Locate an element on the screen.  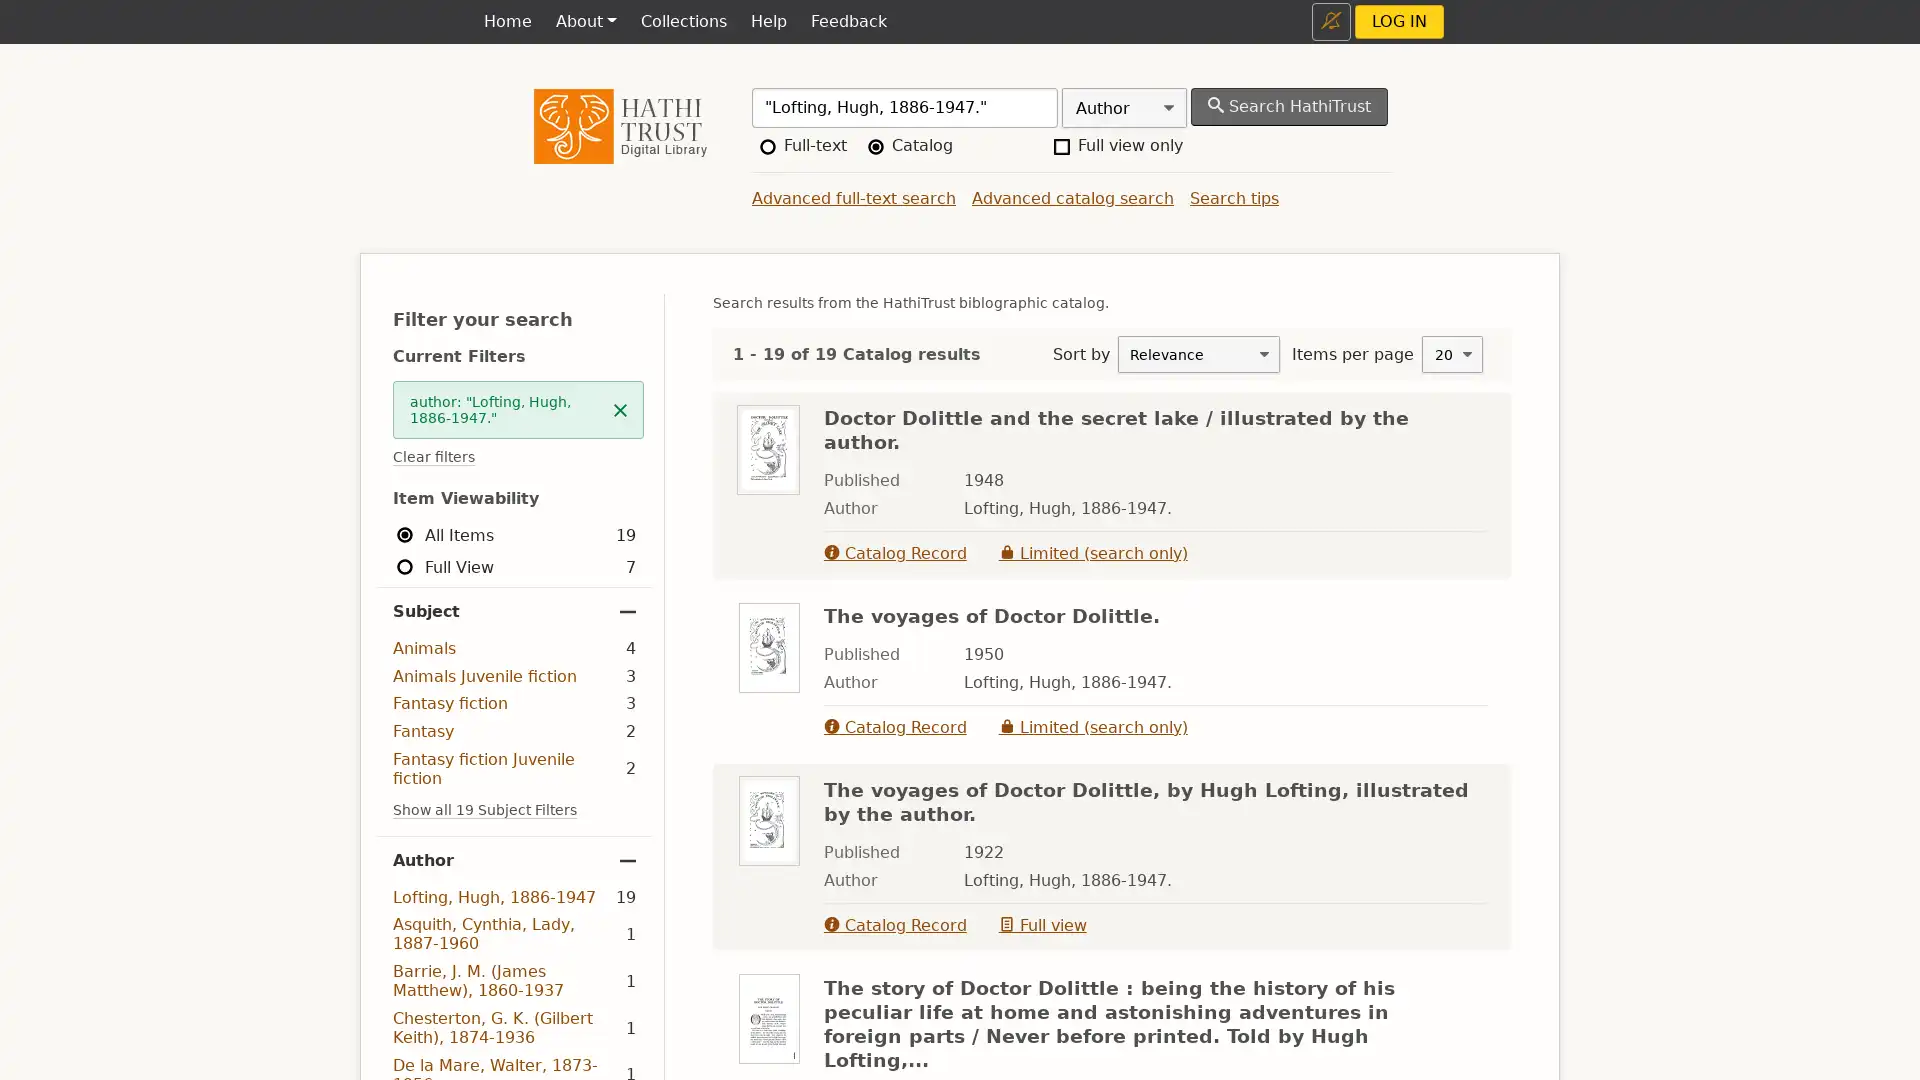
author: "Lofting, Hugh, 1886-1947." Remove is located at coordinates (518, 408).